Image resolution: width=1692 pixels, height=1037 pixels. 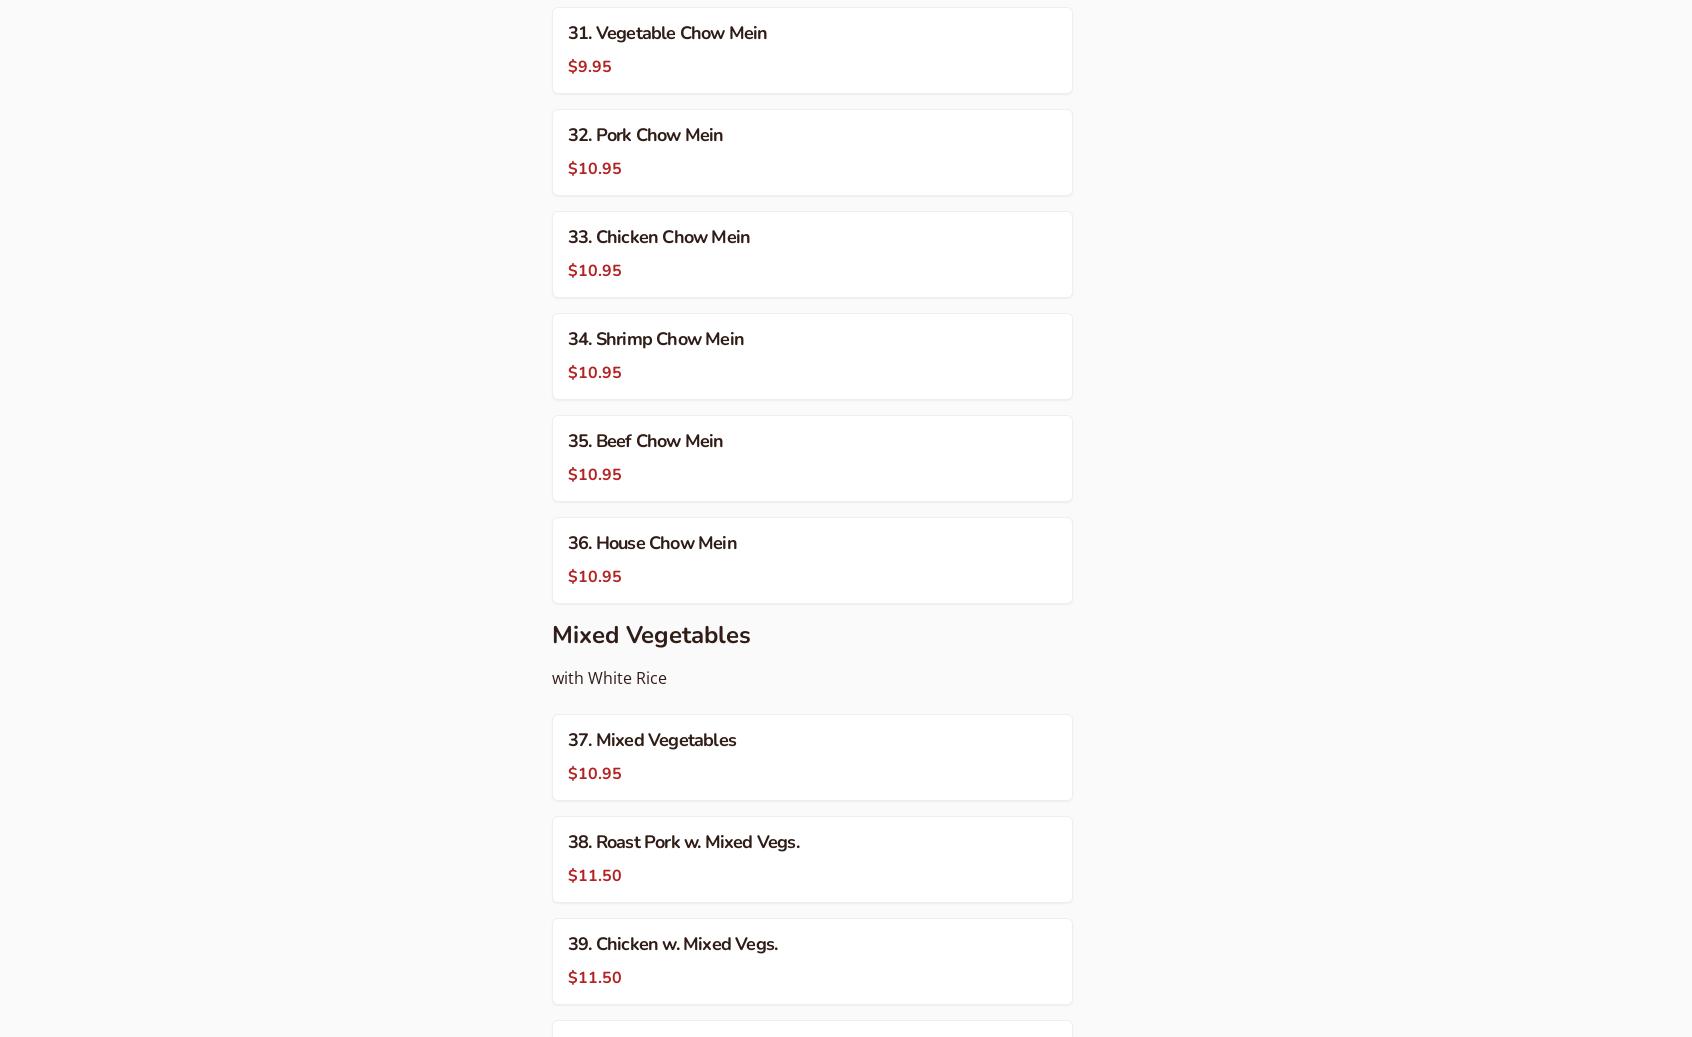 What do you see at coordinates (672, 943) in the screenshot?
I see `'39.  Chicken w. Mixed Vegs.'` at bounding box center [672, 943].